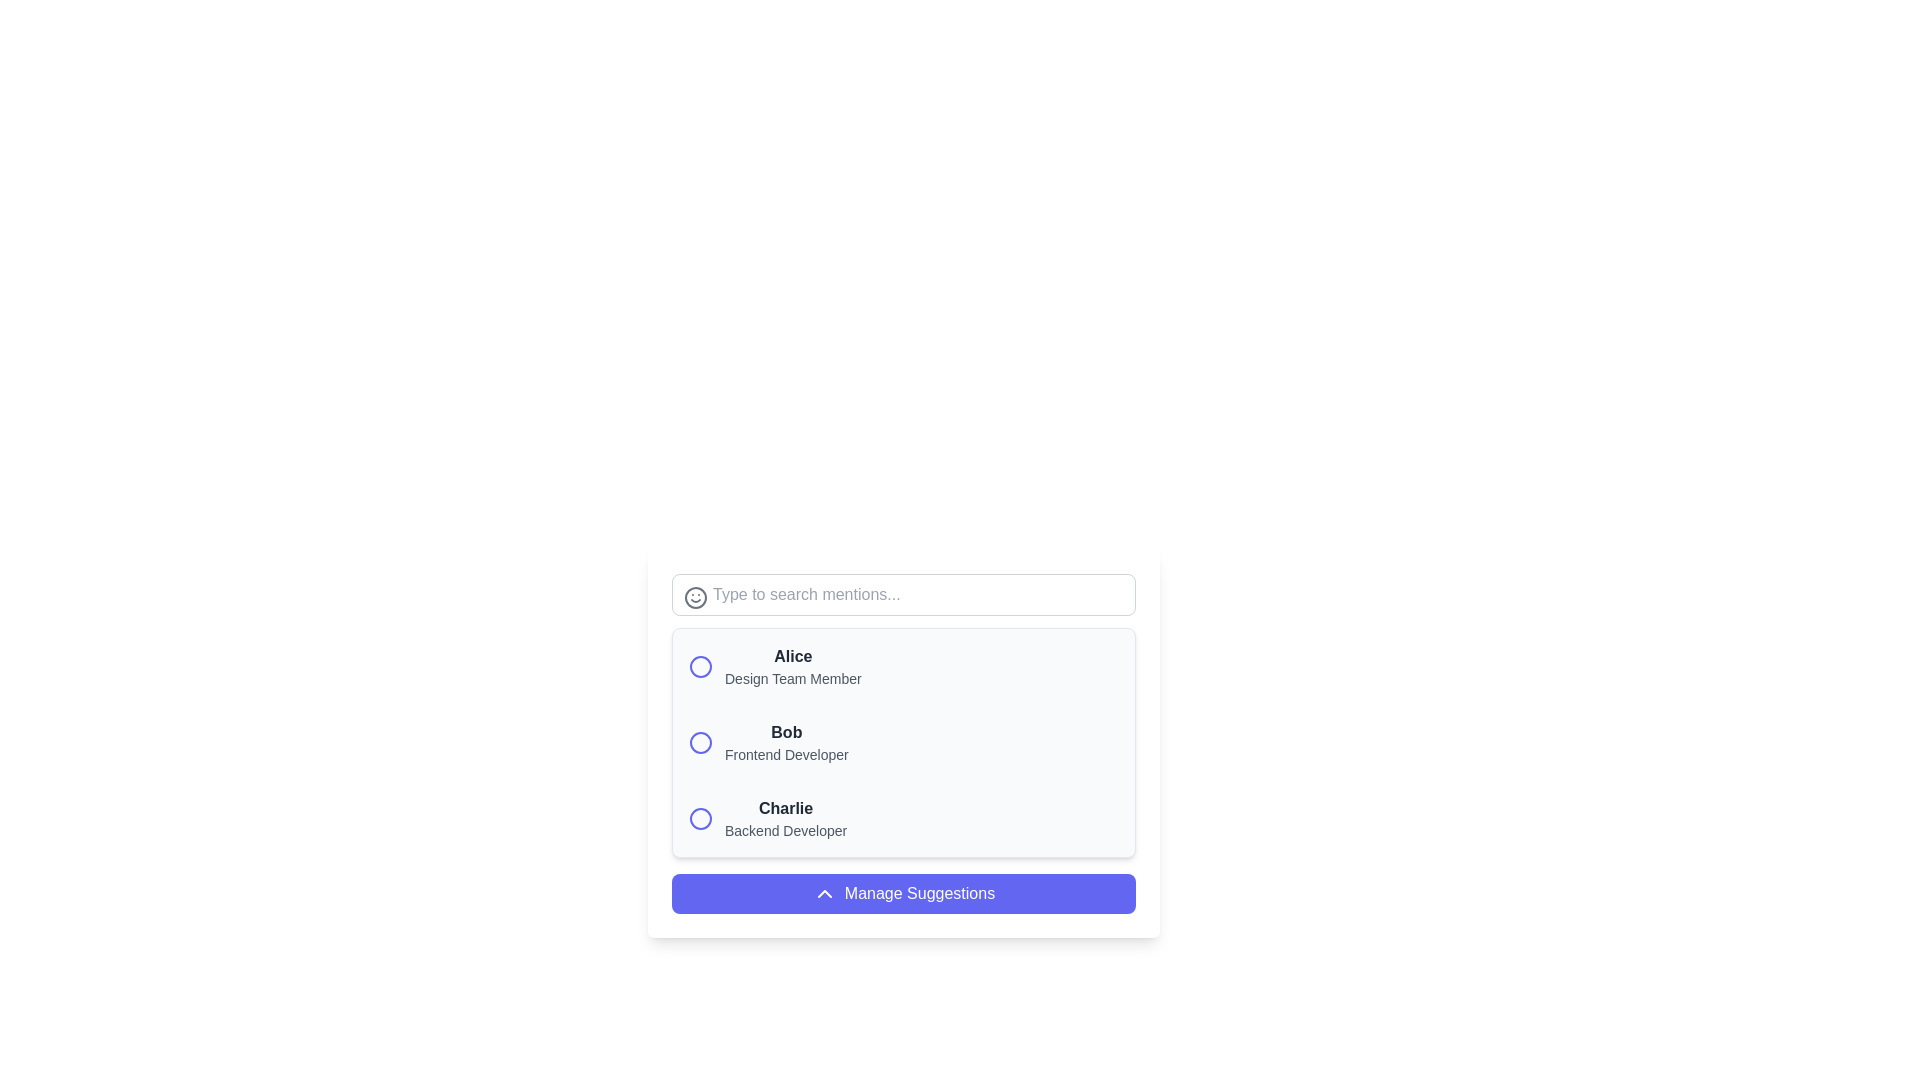 This screenshot has width=1920, height=1080. Describe the element at coordinates (696, 596) in the screenshot. I see `the smiley icon located at the top-left corner inside the text input field for searching or mentioning` at that location.